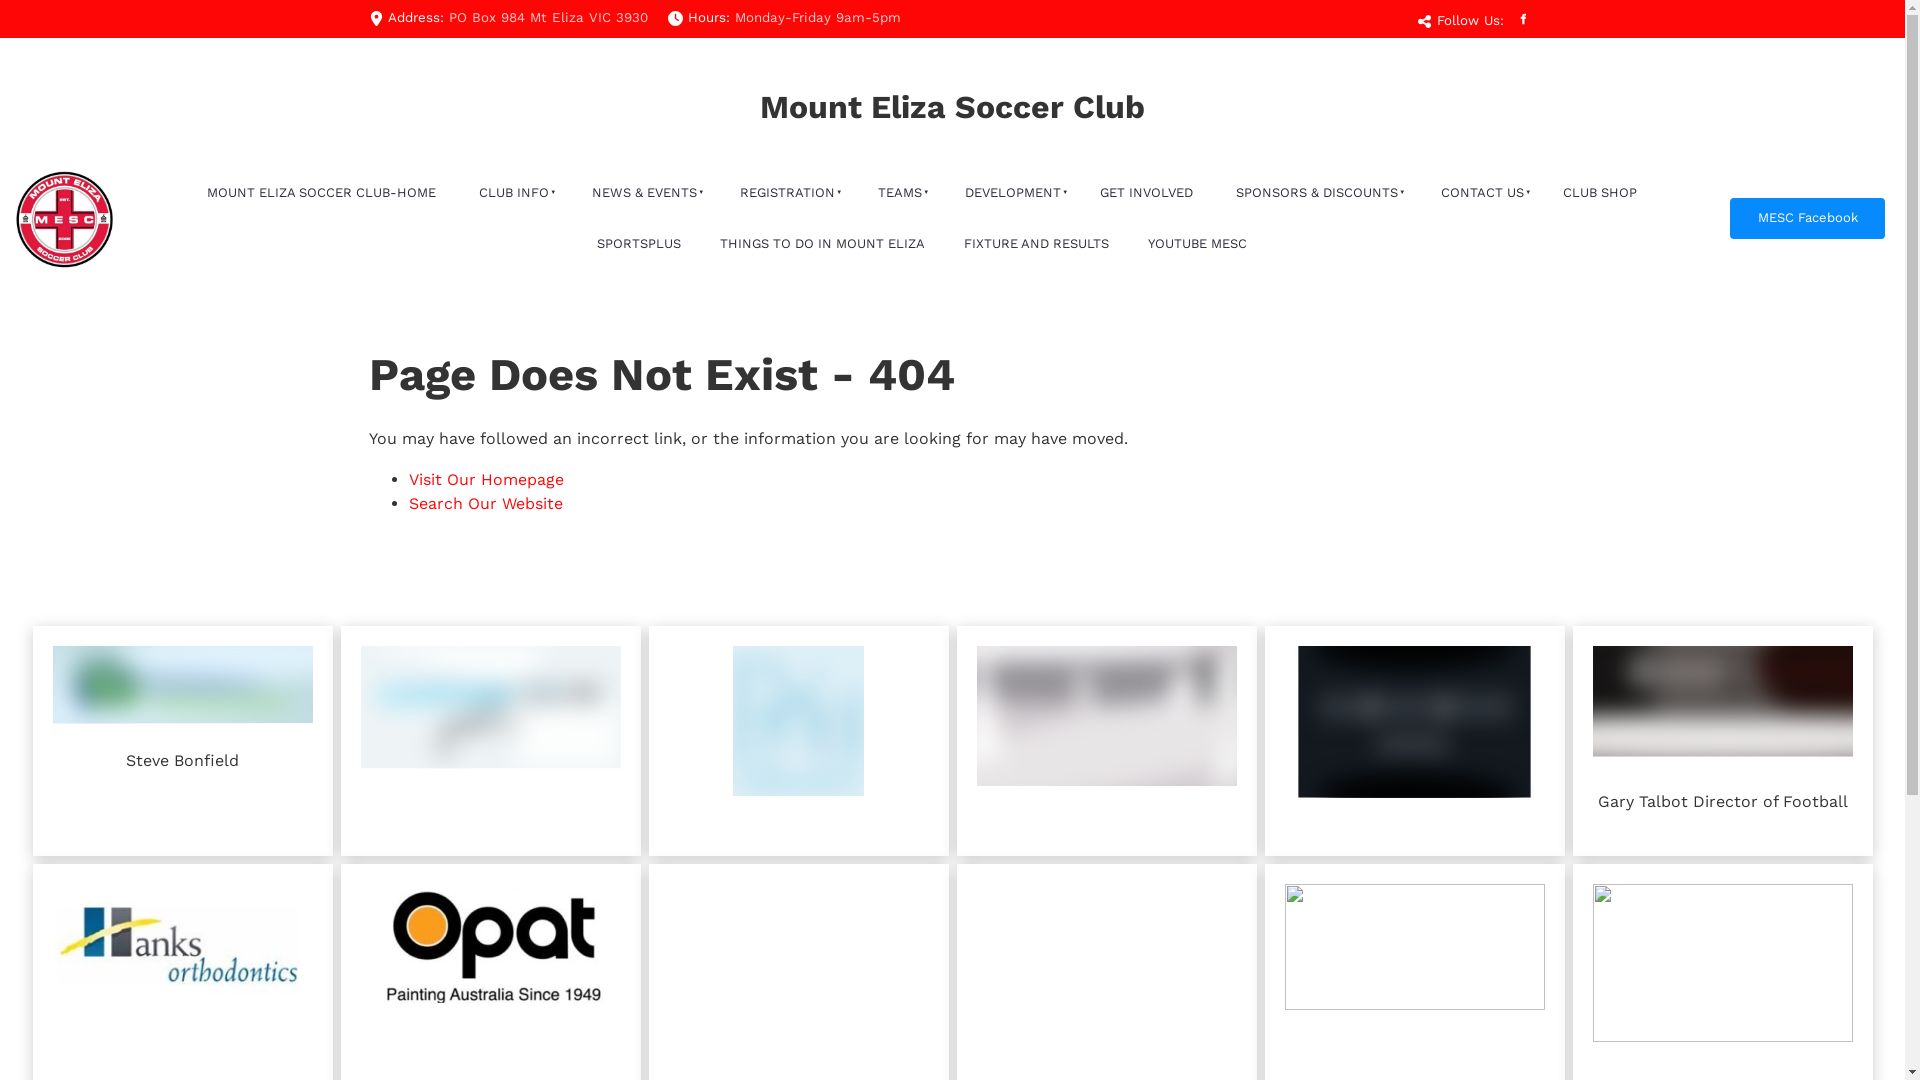 Image resolution: width=1920 pixels, height=1080 pixels. I want to click on 'Visit Our Homepage', so click(485, 479).